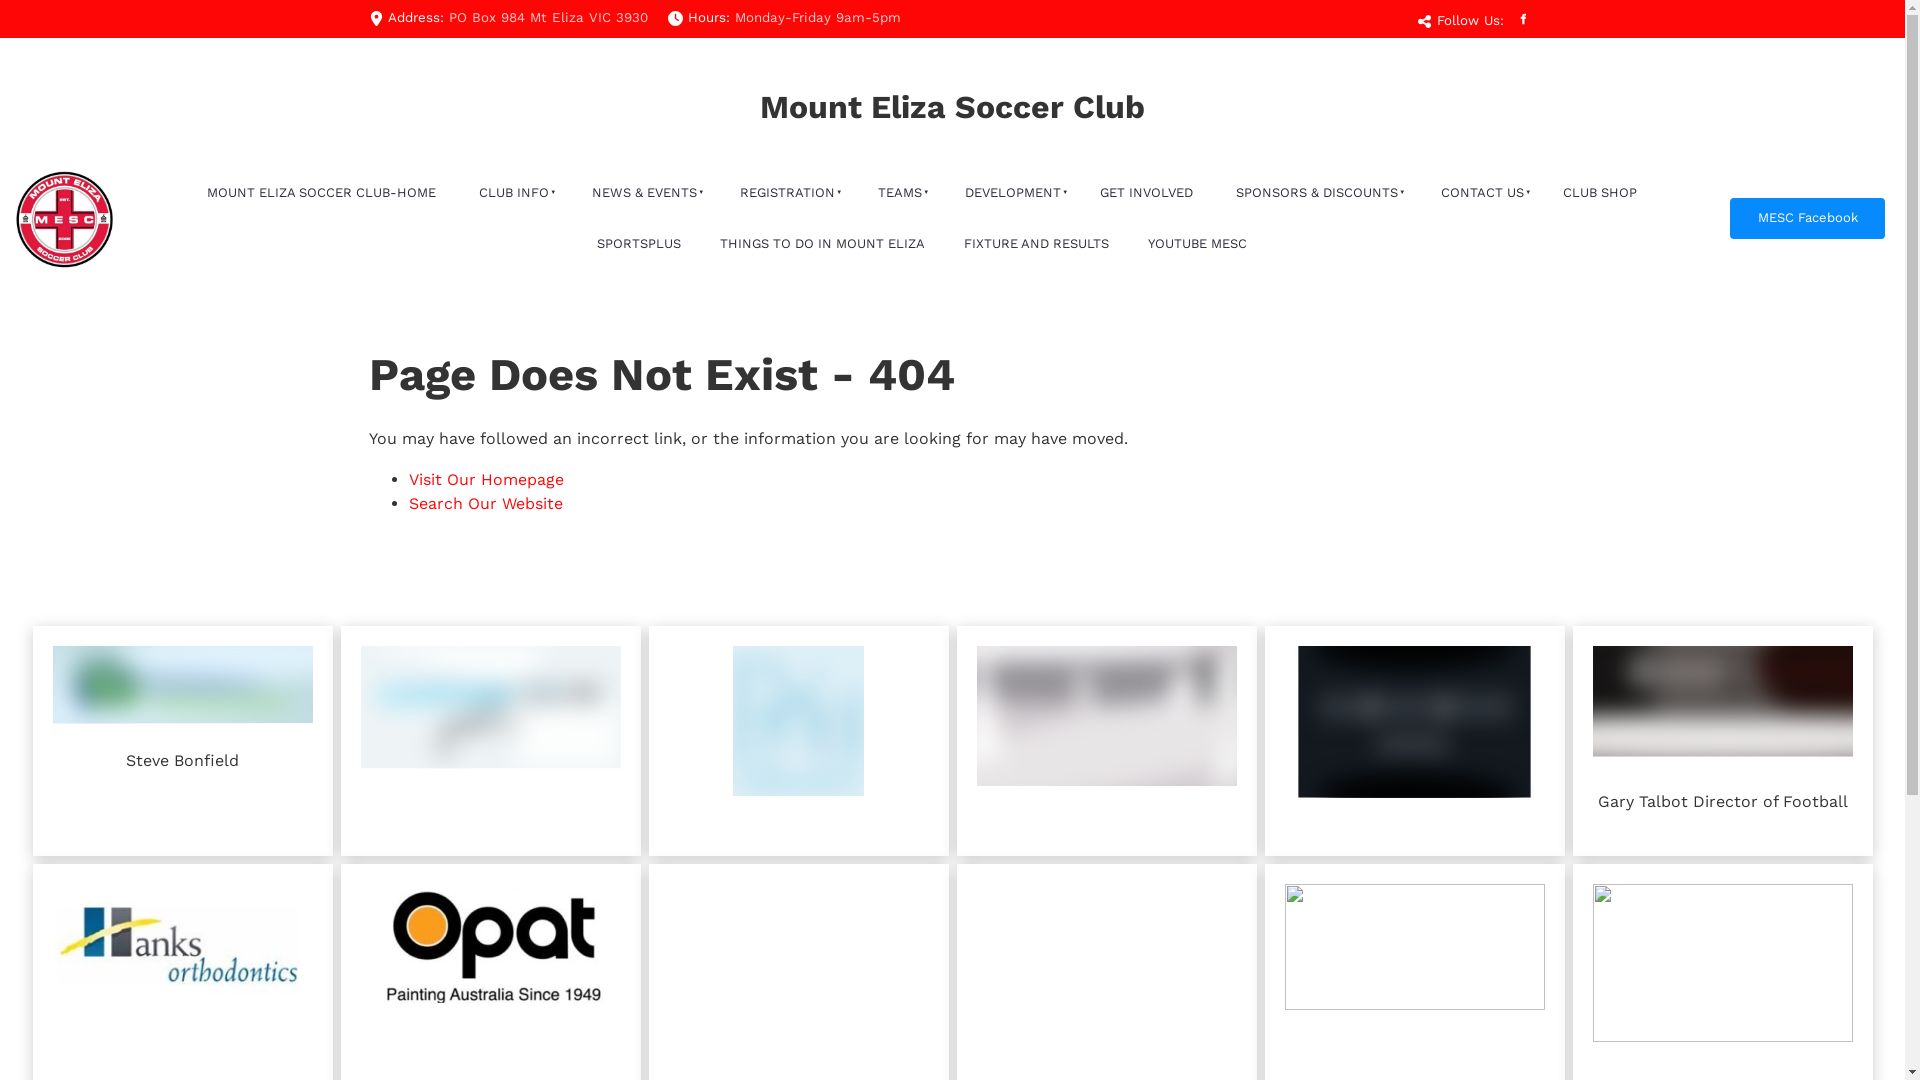 Image resolution: width=1920 pixels, height=1080 pixels. I want to click on 'Visit Our Homepage', so click(485, 479).